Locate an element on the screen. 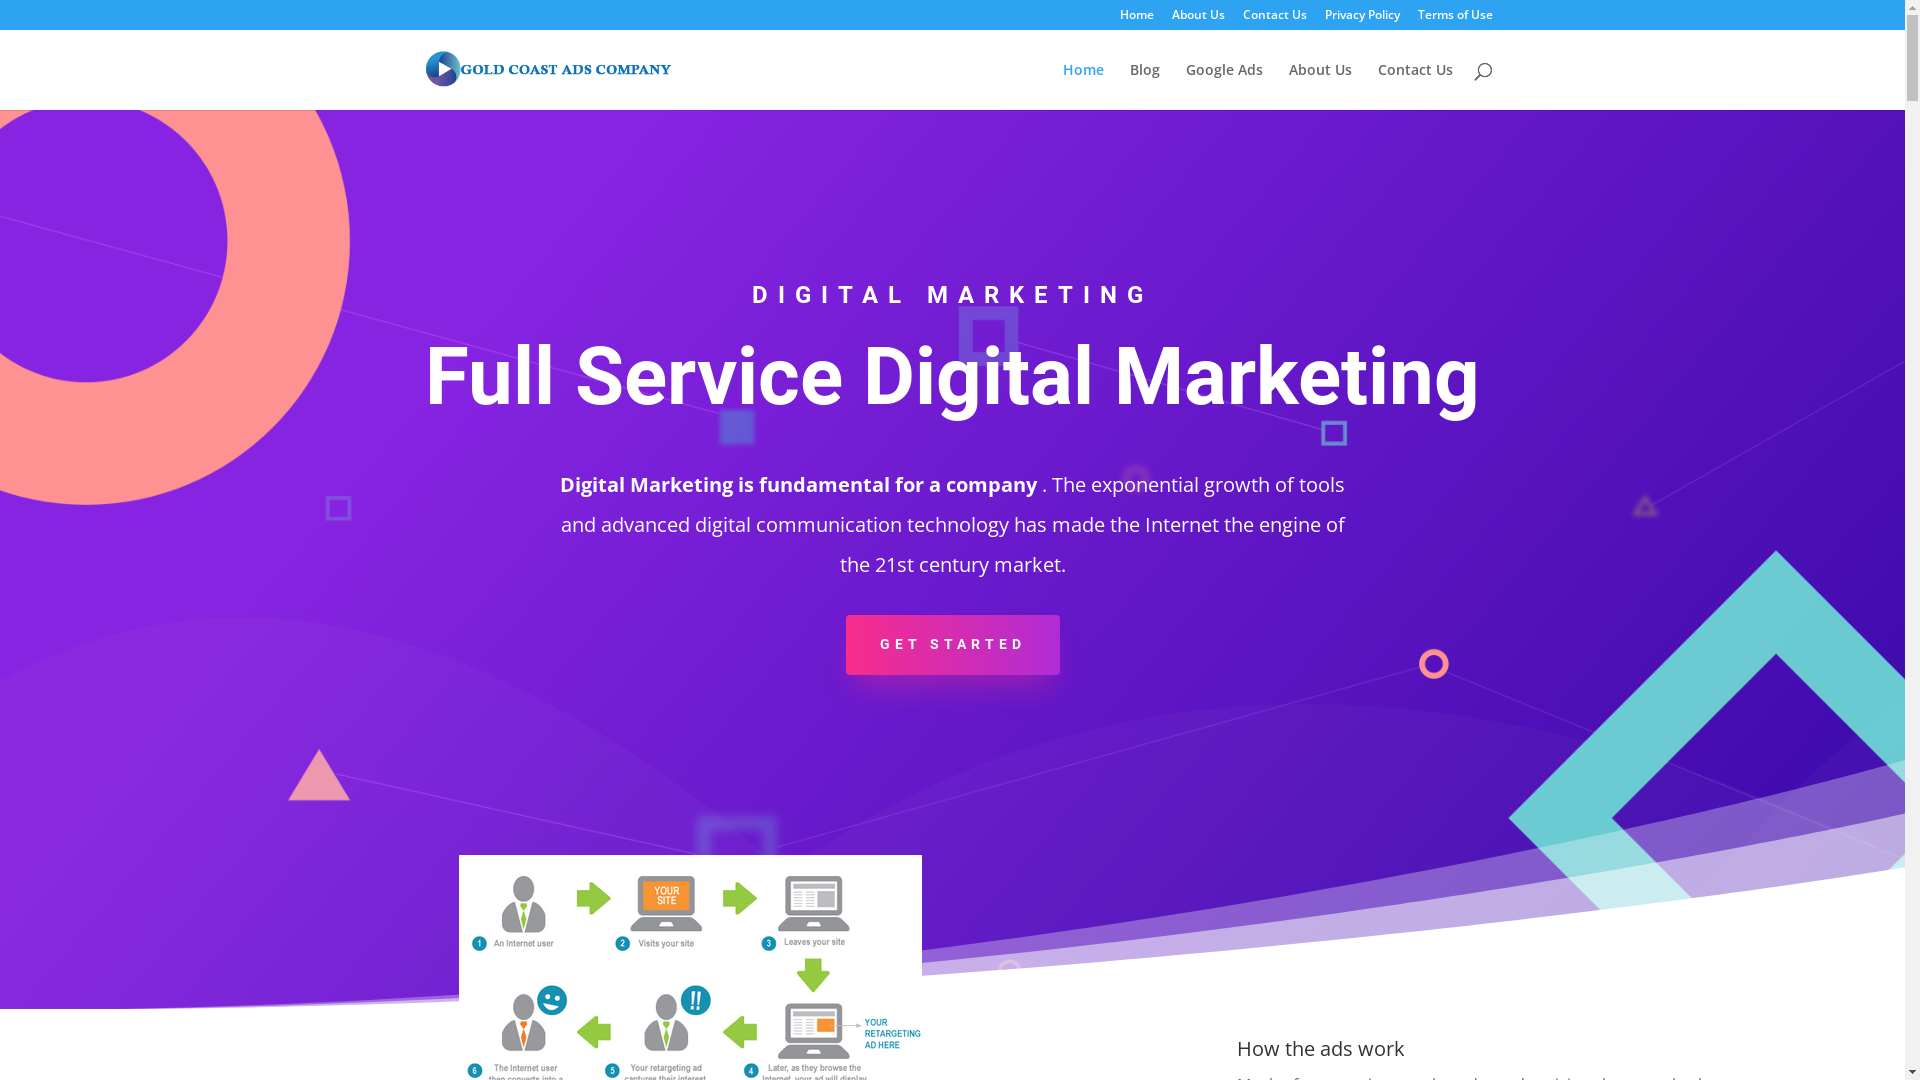 This screenshot has width=1920, height=1080. 'Contact Us' is located at coordinates (1272, 19).